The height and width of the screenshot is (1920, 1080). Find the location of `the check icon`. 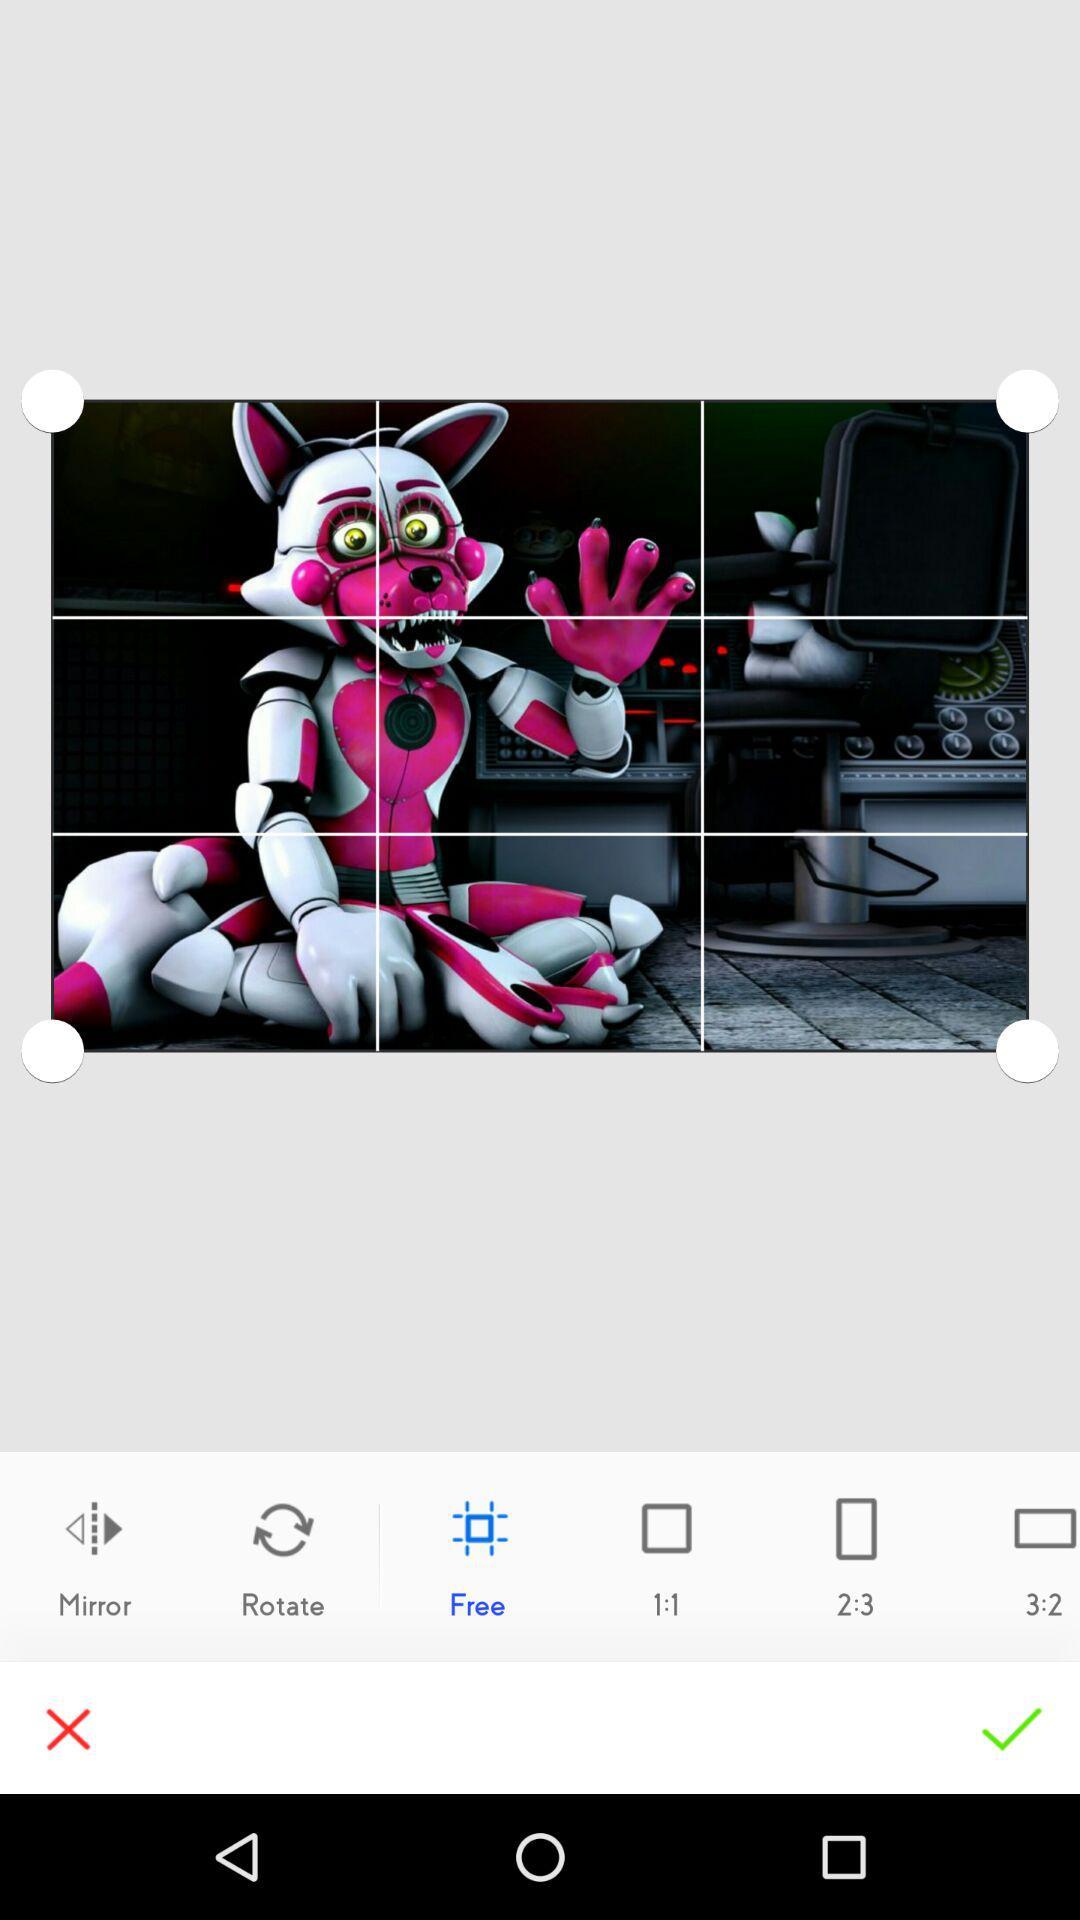

the check icon is located at coordinates (1011, 1727).